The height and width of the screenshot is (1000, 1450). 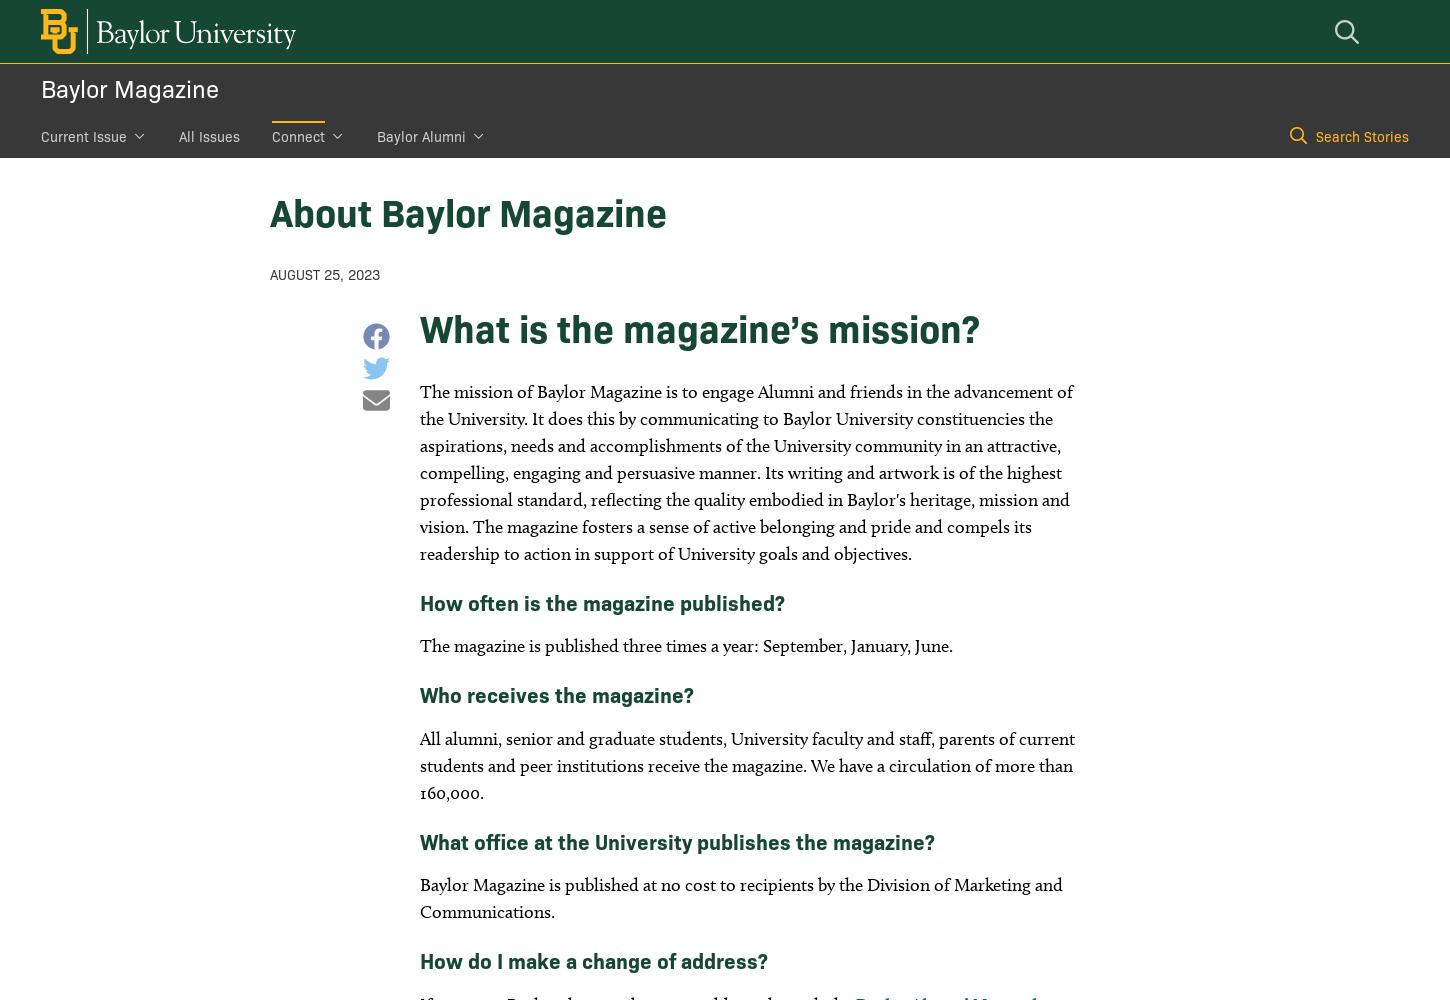 I want to click on 'Baylor Alumni', so click(x=420, y=136).